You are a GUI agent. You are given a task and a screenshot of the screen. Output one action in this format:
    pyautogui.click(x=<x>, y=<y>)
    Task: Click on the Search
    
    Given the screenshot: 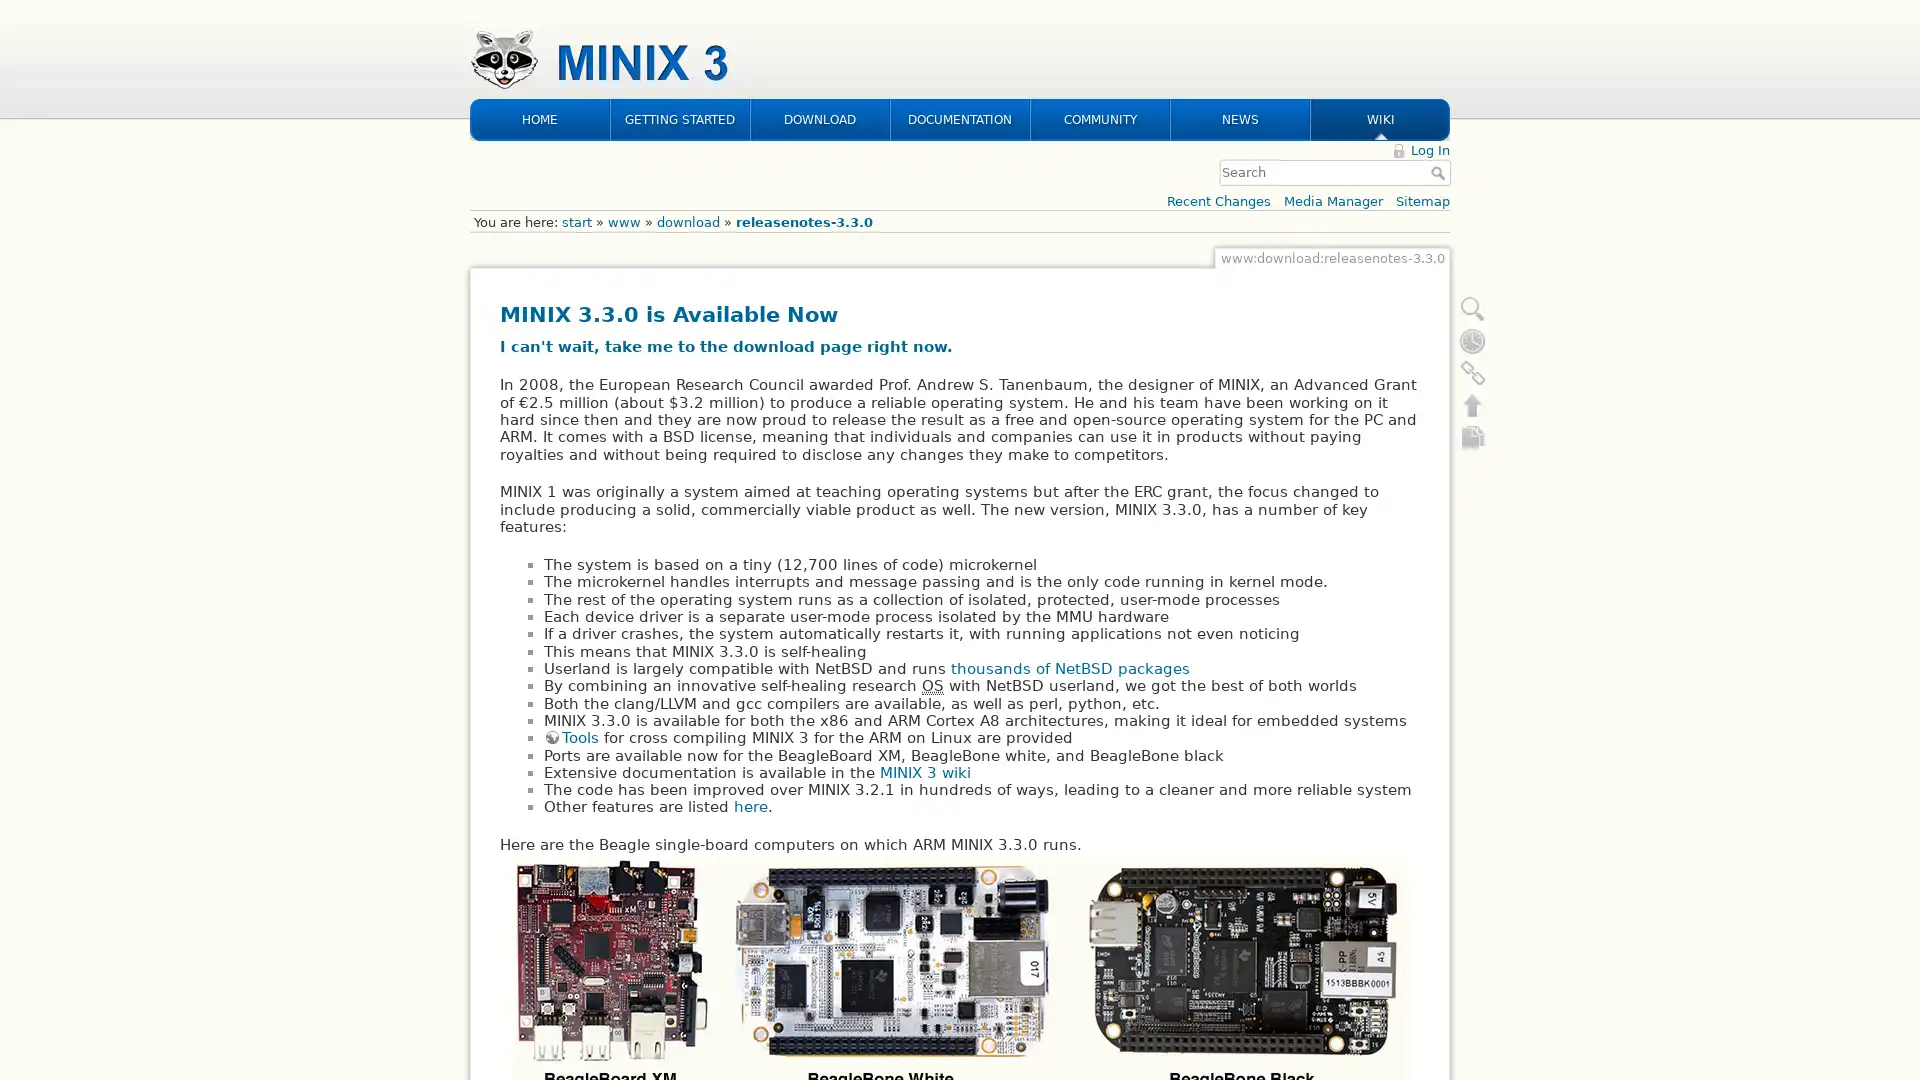 What is the action you would take?
    pyautogui.click(x=1440, y=42)
    